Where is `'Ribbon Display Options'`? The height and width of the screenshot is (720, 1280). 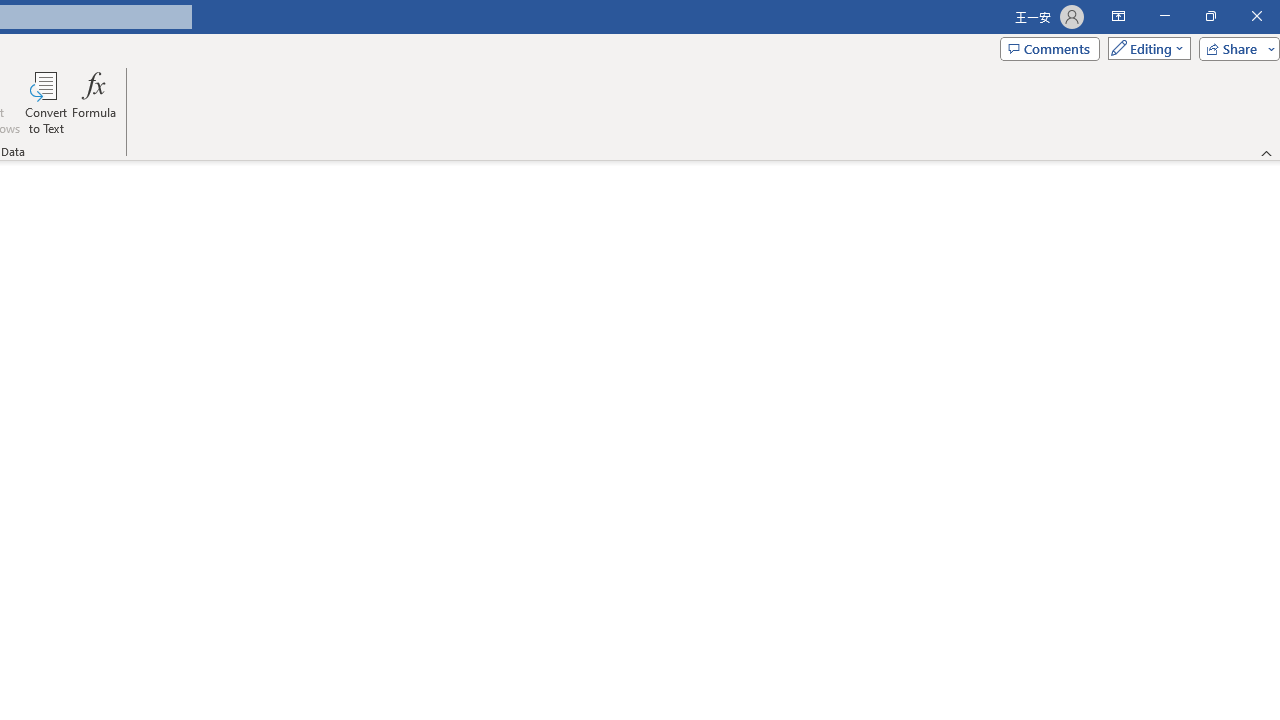
'Ribbon Display Options' is located at coordinates (1117, 16).